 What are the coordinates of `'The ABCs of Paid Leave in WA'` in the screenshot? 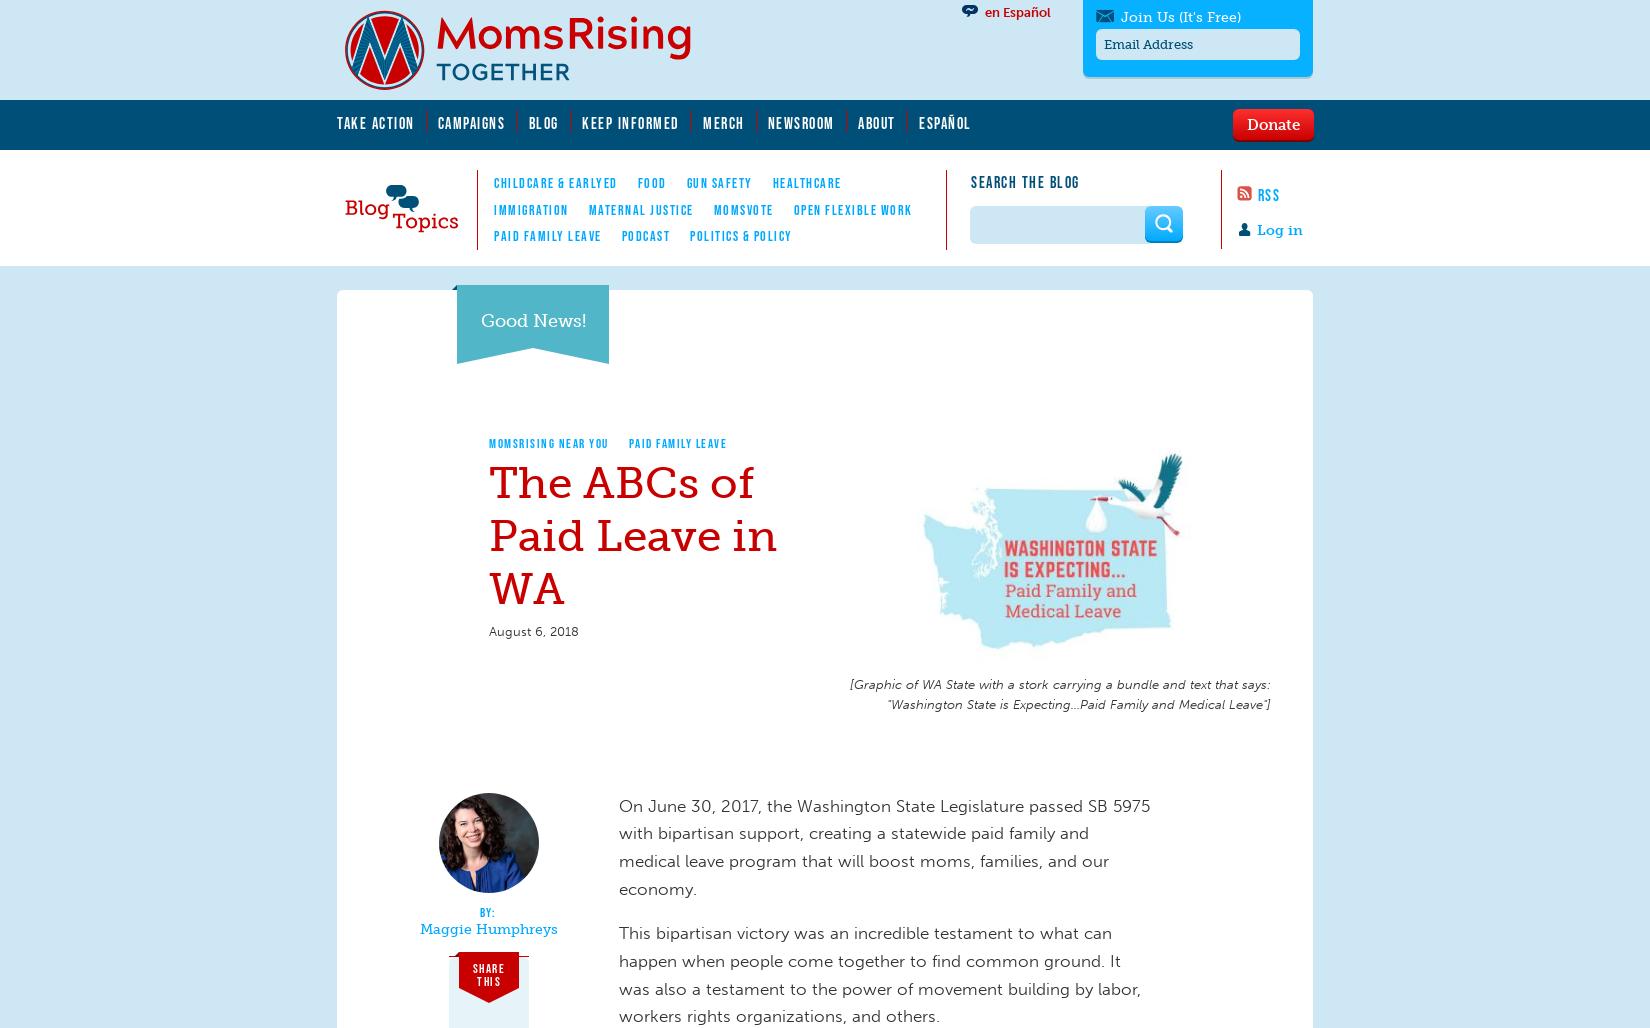 It's located at (631, 535).